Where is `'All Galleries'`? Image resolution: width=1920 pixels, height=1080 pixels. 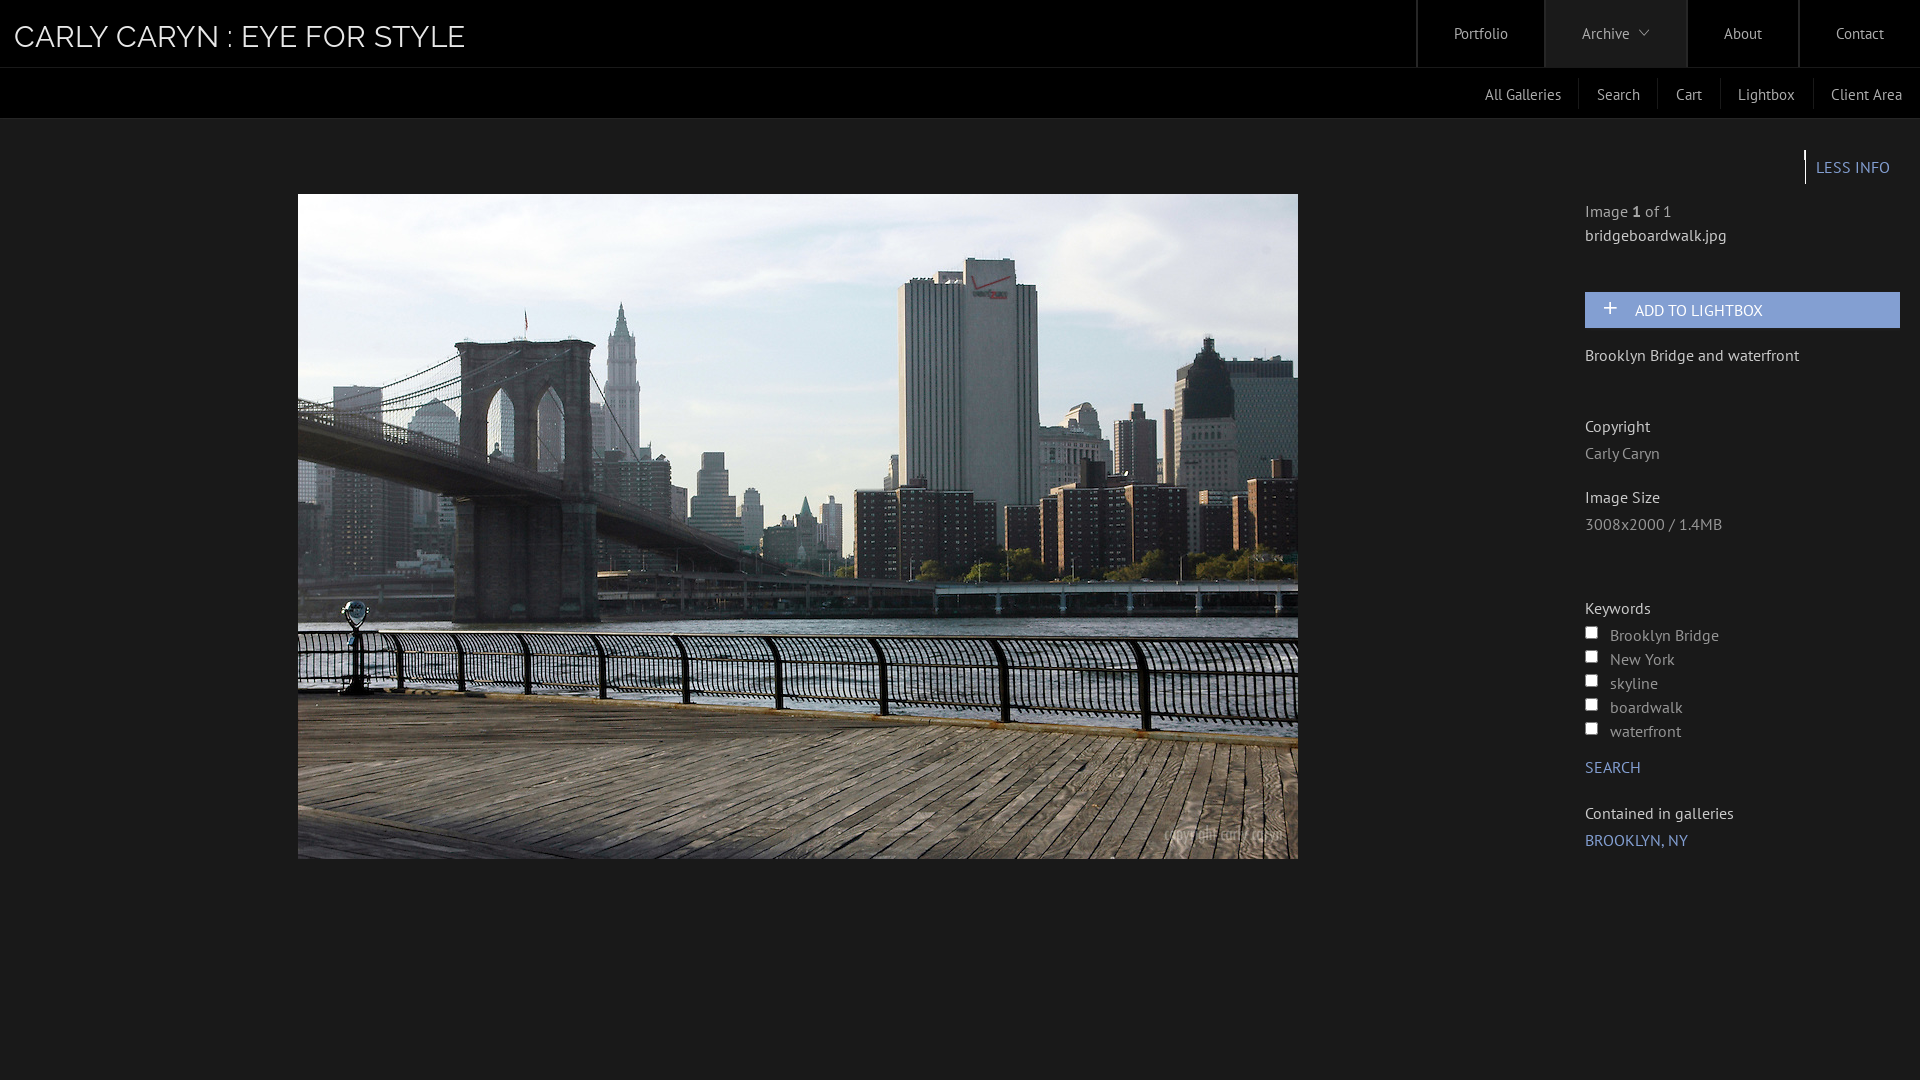
'All Galleries' is located at coordinates (1521, 93).